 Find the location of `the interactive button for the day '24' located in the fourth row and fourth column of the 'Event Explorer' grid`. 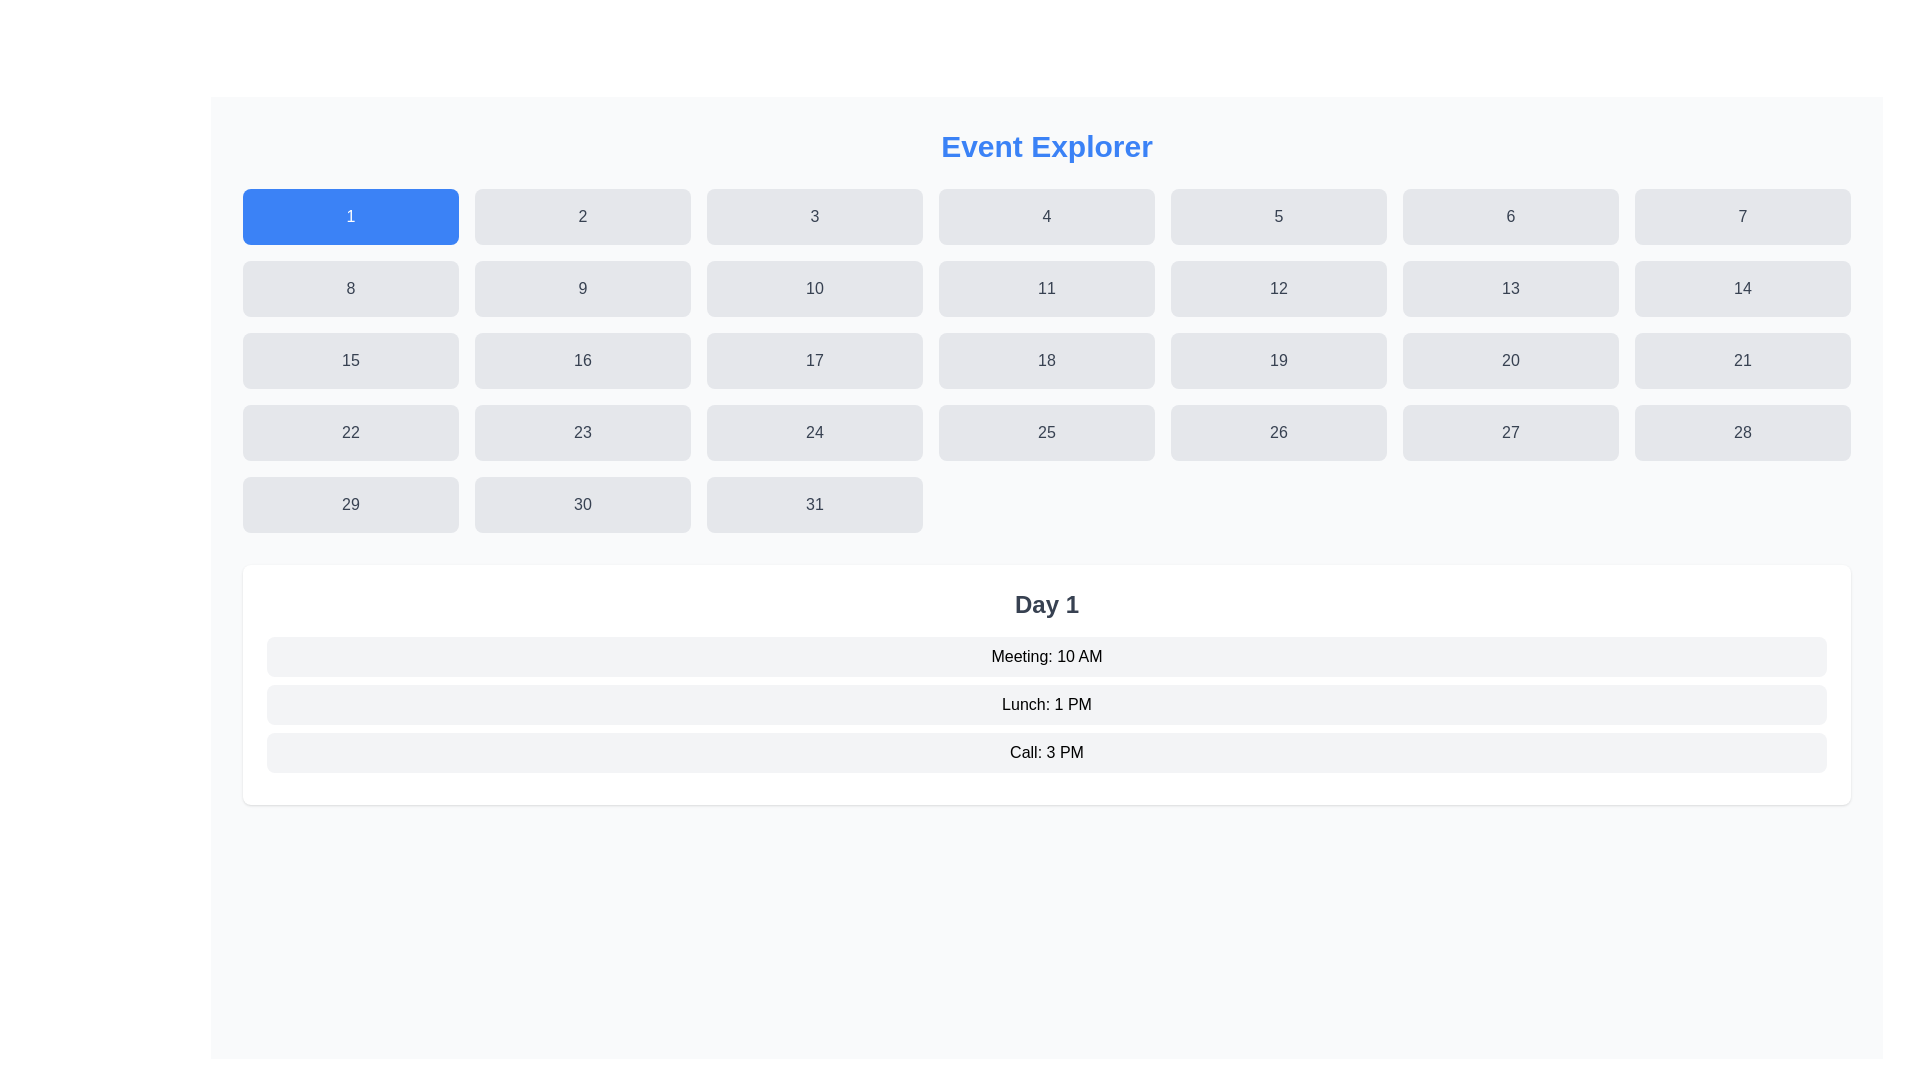

the interactive button for the day '24' located in the fourth row and fourth column of the 'Event Explorer' grid is located at coordinates (815, 431).